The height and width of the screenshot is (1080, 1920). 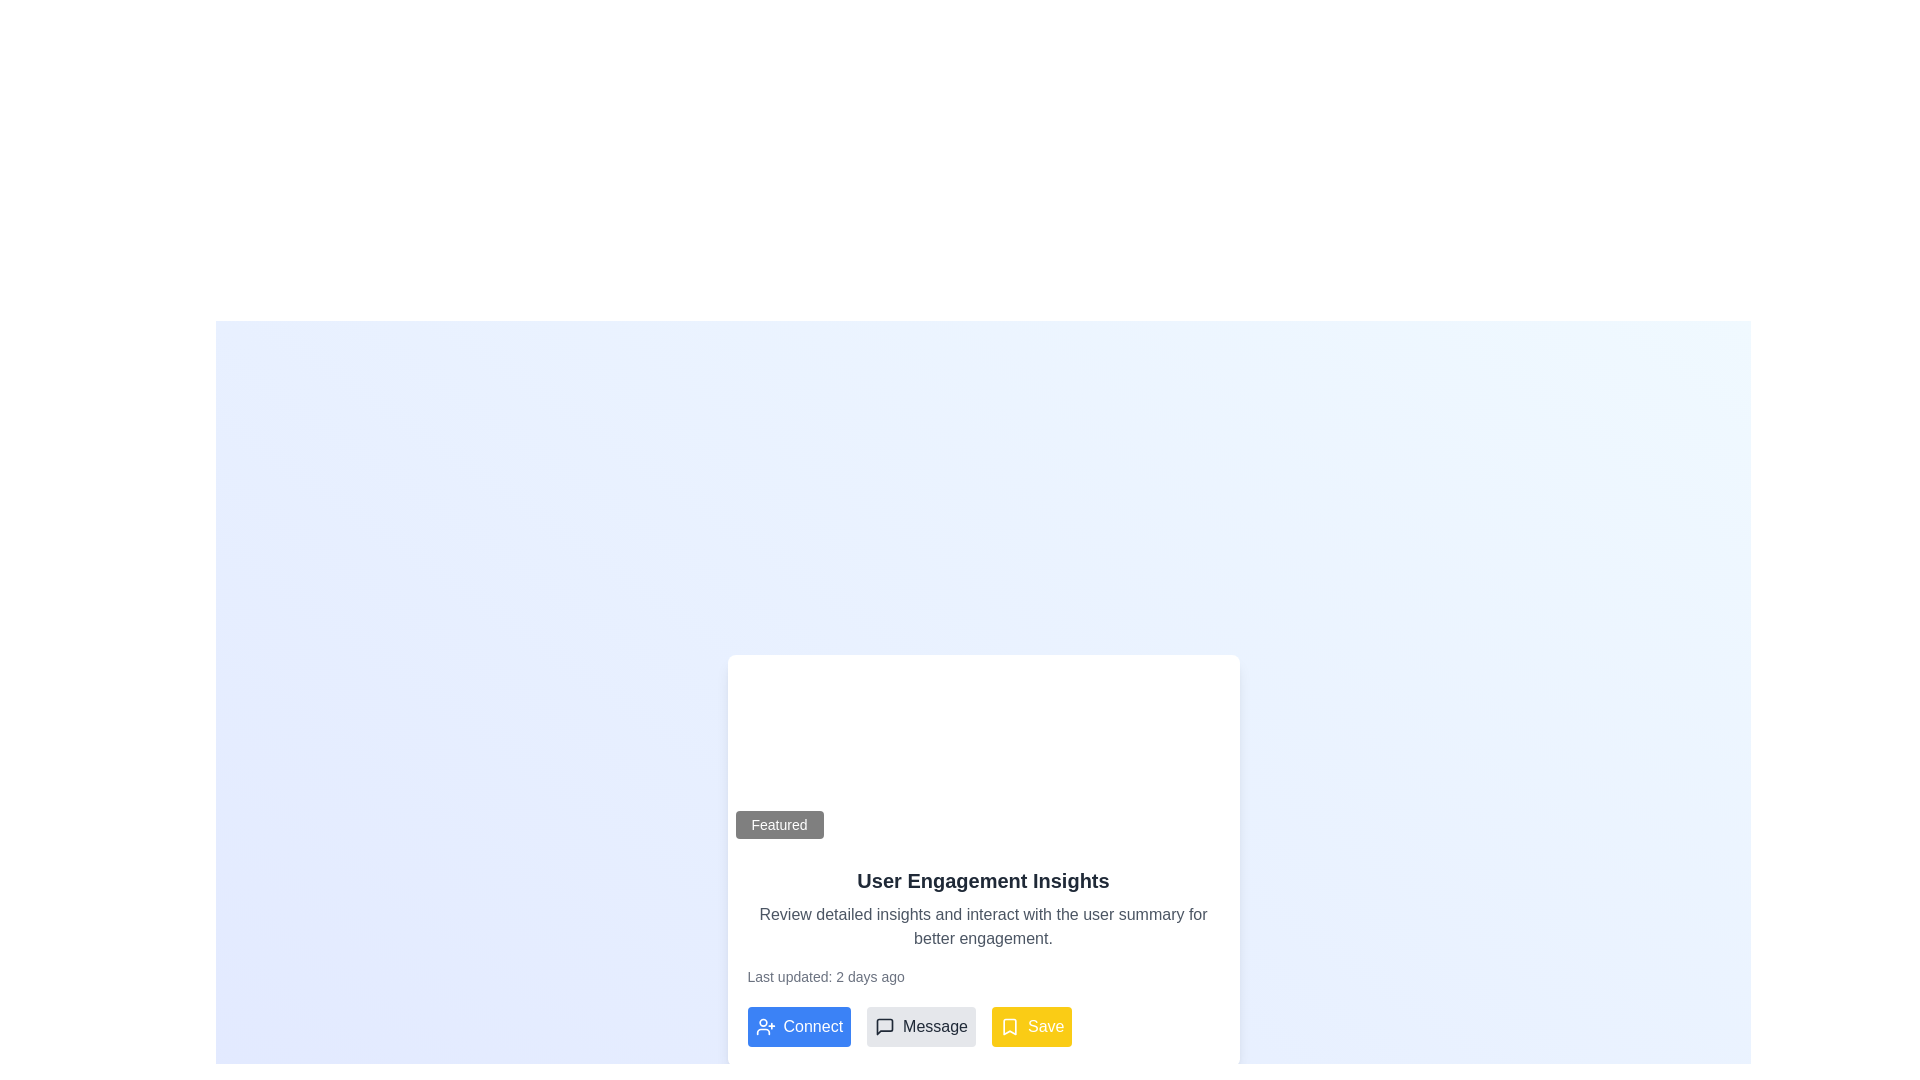 I want to click on the square-shaped speech bubble icon located below the 'Message' button and adjacent to the 'Connect' and 'Save' buttons, so click(x=884, y=1026).